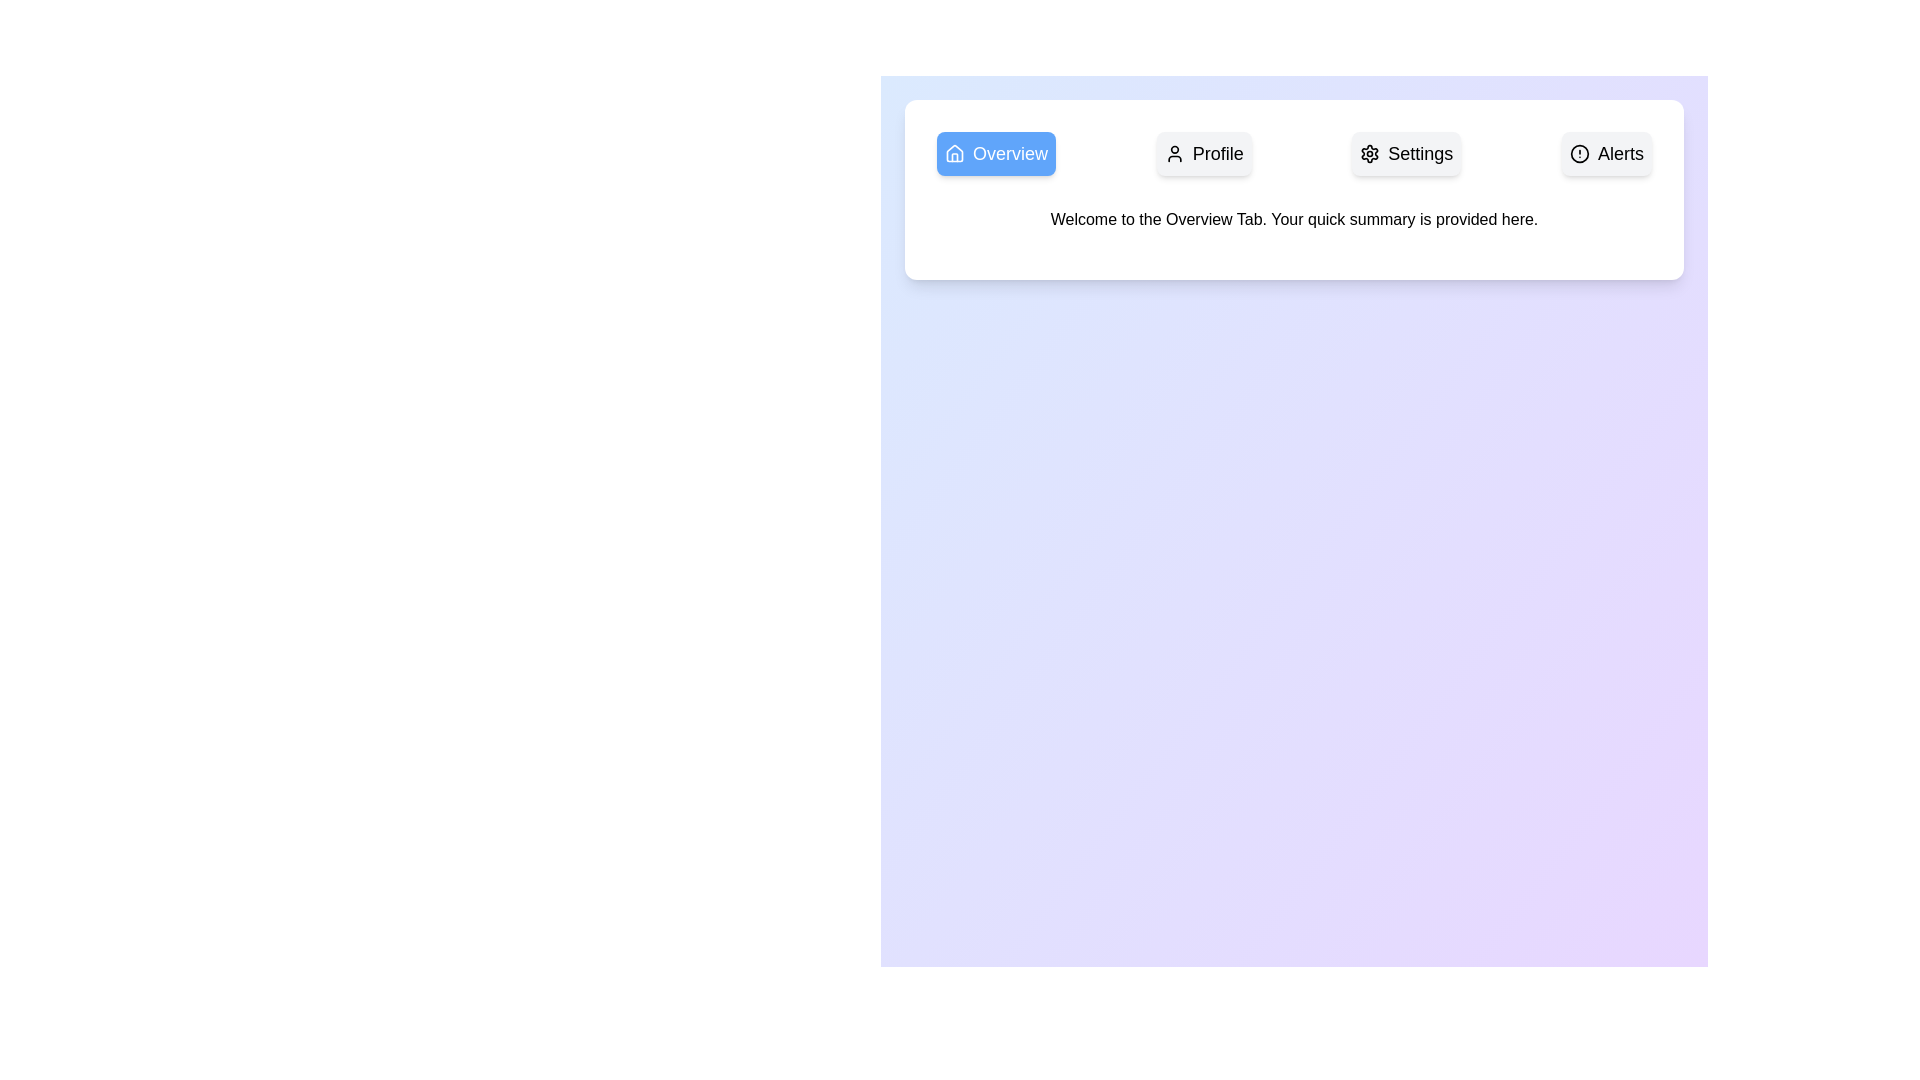 Image resolution: width=1920 pixels, height=1080 pixels. Describe the element at coordinates (954, 153) in the screenshot. I see `the house-shaped SVG icon located at the leftmost position within the 'Overview' button group, which is styled in white against a blue background` at that location.